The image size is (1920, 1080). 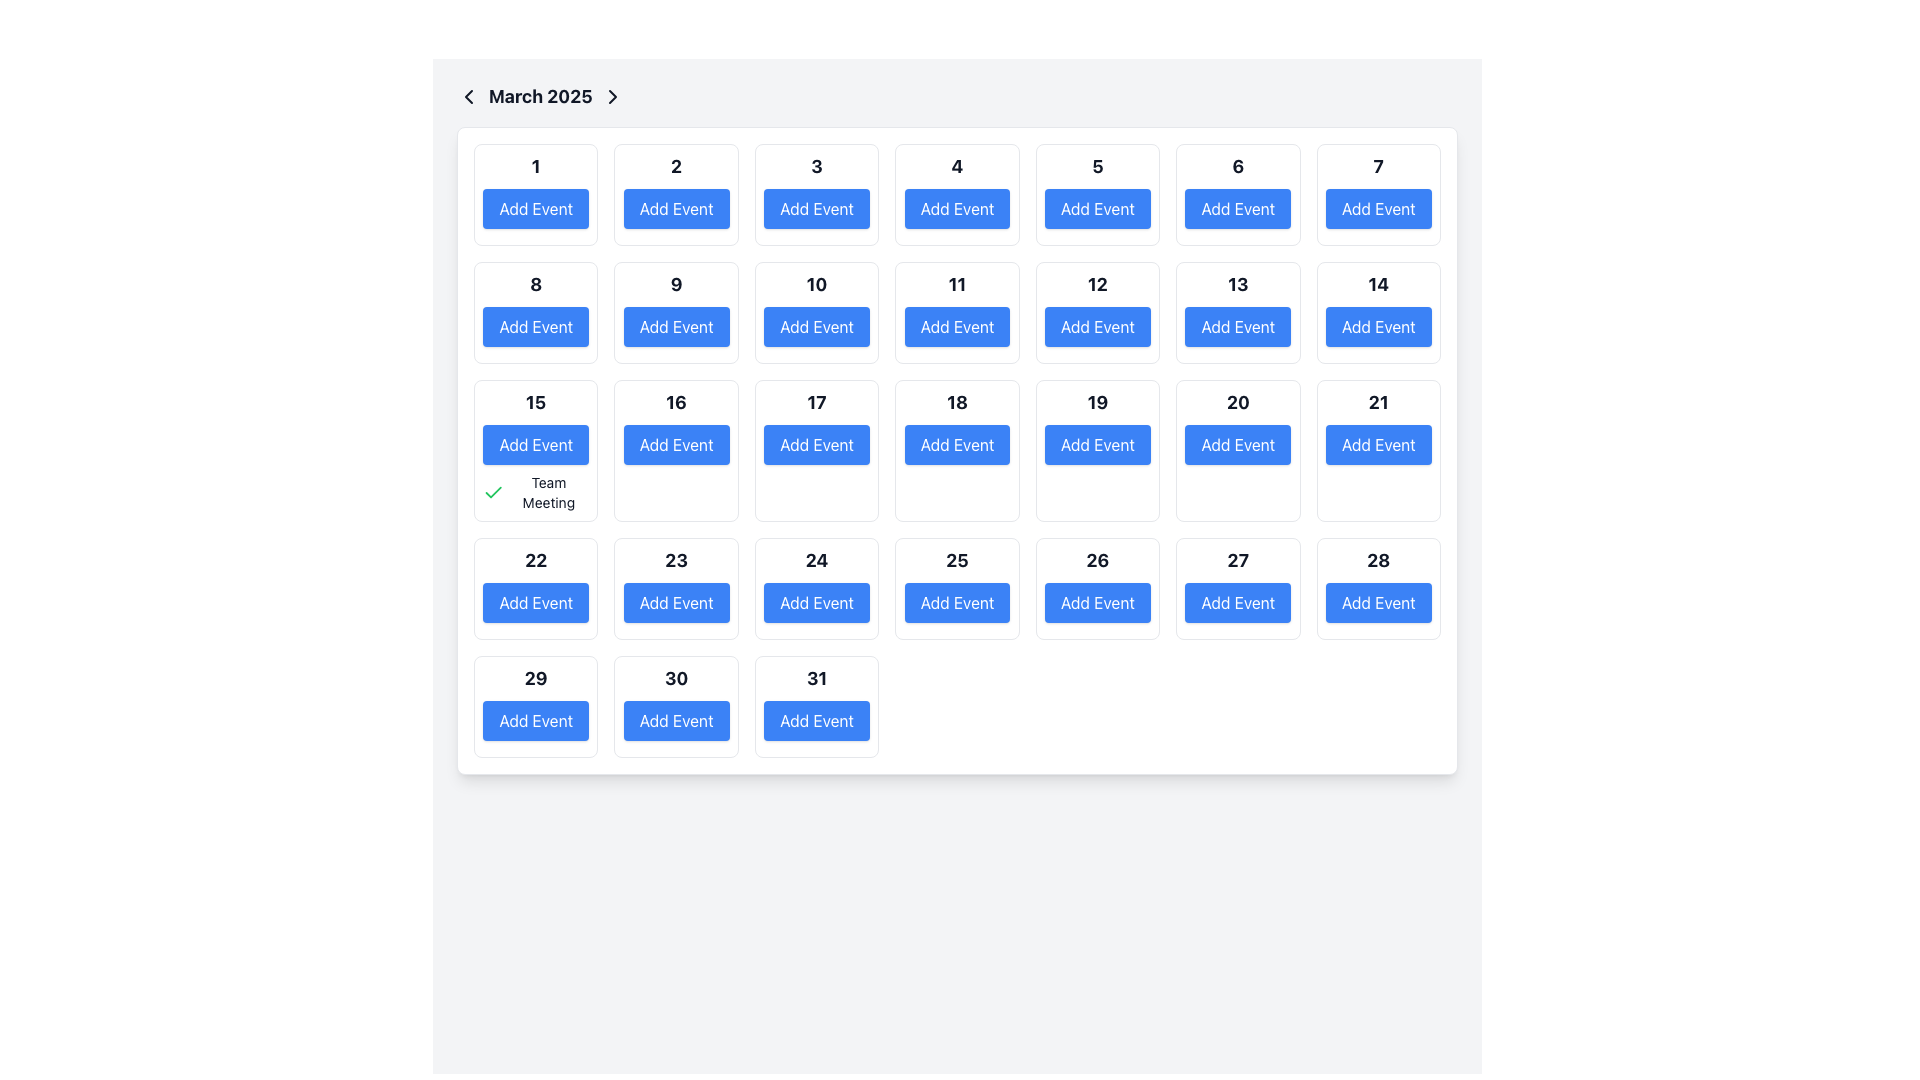 What do you see at coordinates (956, 588) in the screenshot?
I see `the Calendar Day Cell representing the 25th day of the month` at bounding box center [956, 588].